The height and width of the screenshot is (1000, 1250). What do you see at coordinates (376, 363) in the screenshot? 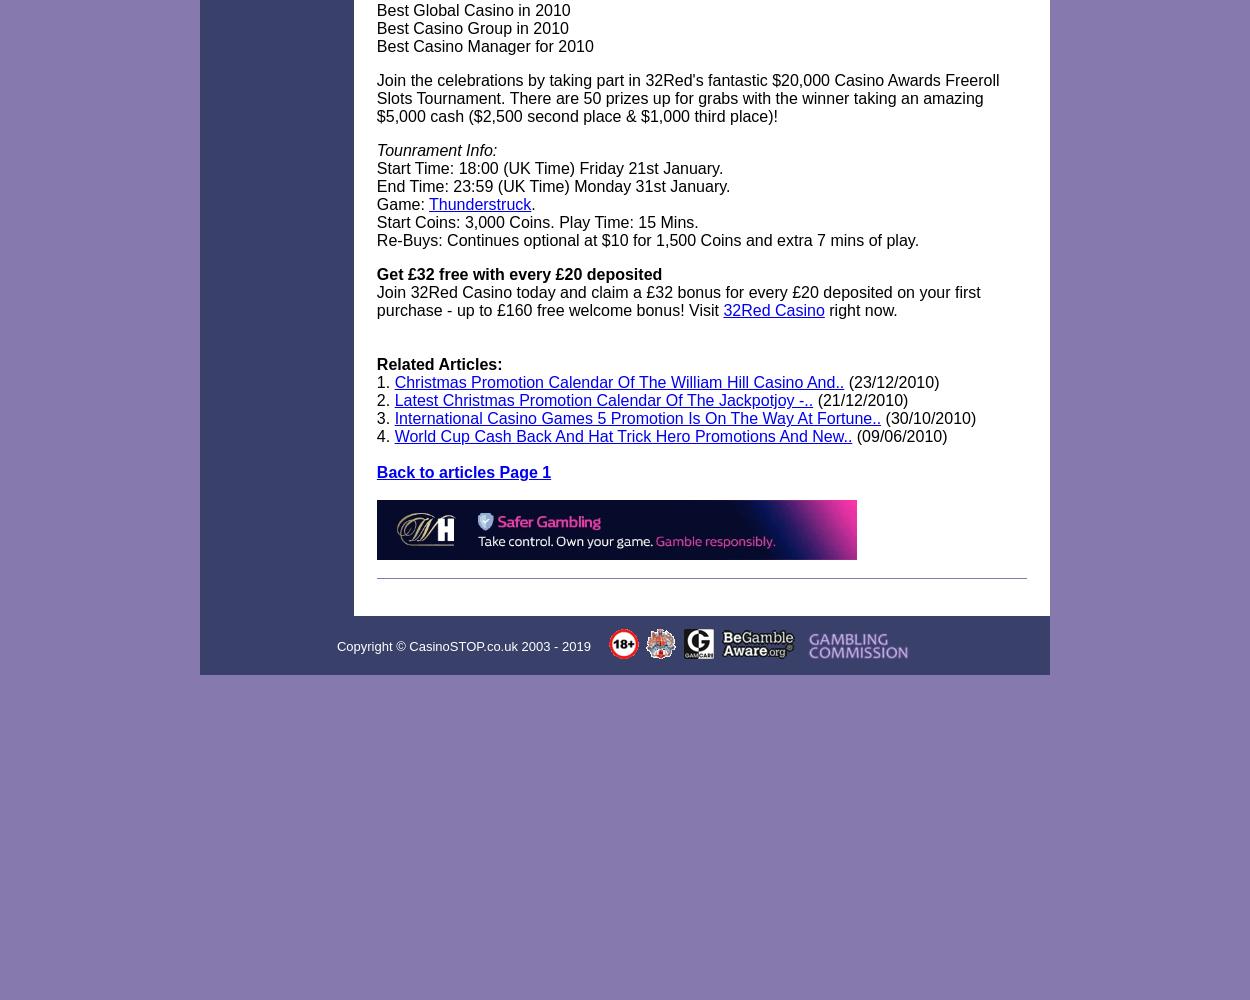
I see `'Related Articles:'` at bounding box center [376, 363].